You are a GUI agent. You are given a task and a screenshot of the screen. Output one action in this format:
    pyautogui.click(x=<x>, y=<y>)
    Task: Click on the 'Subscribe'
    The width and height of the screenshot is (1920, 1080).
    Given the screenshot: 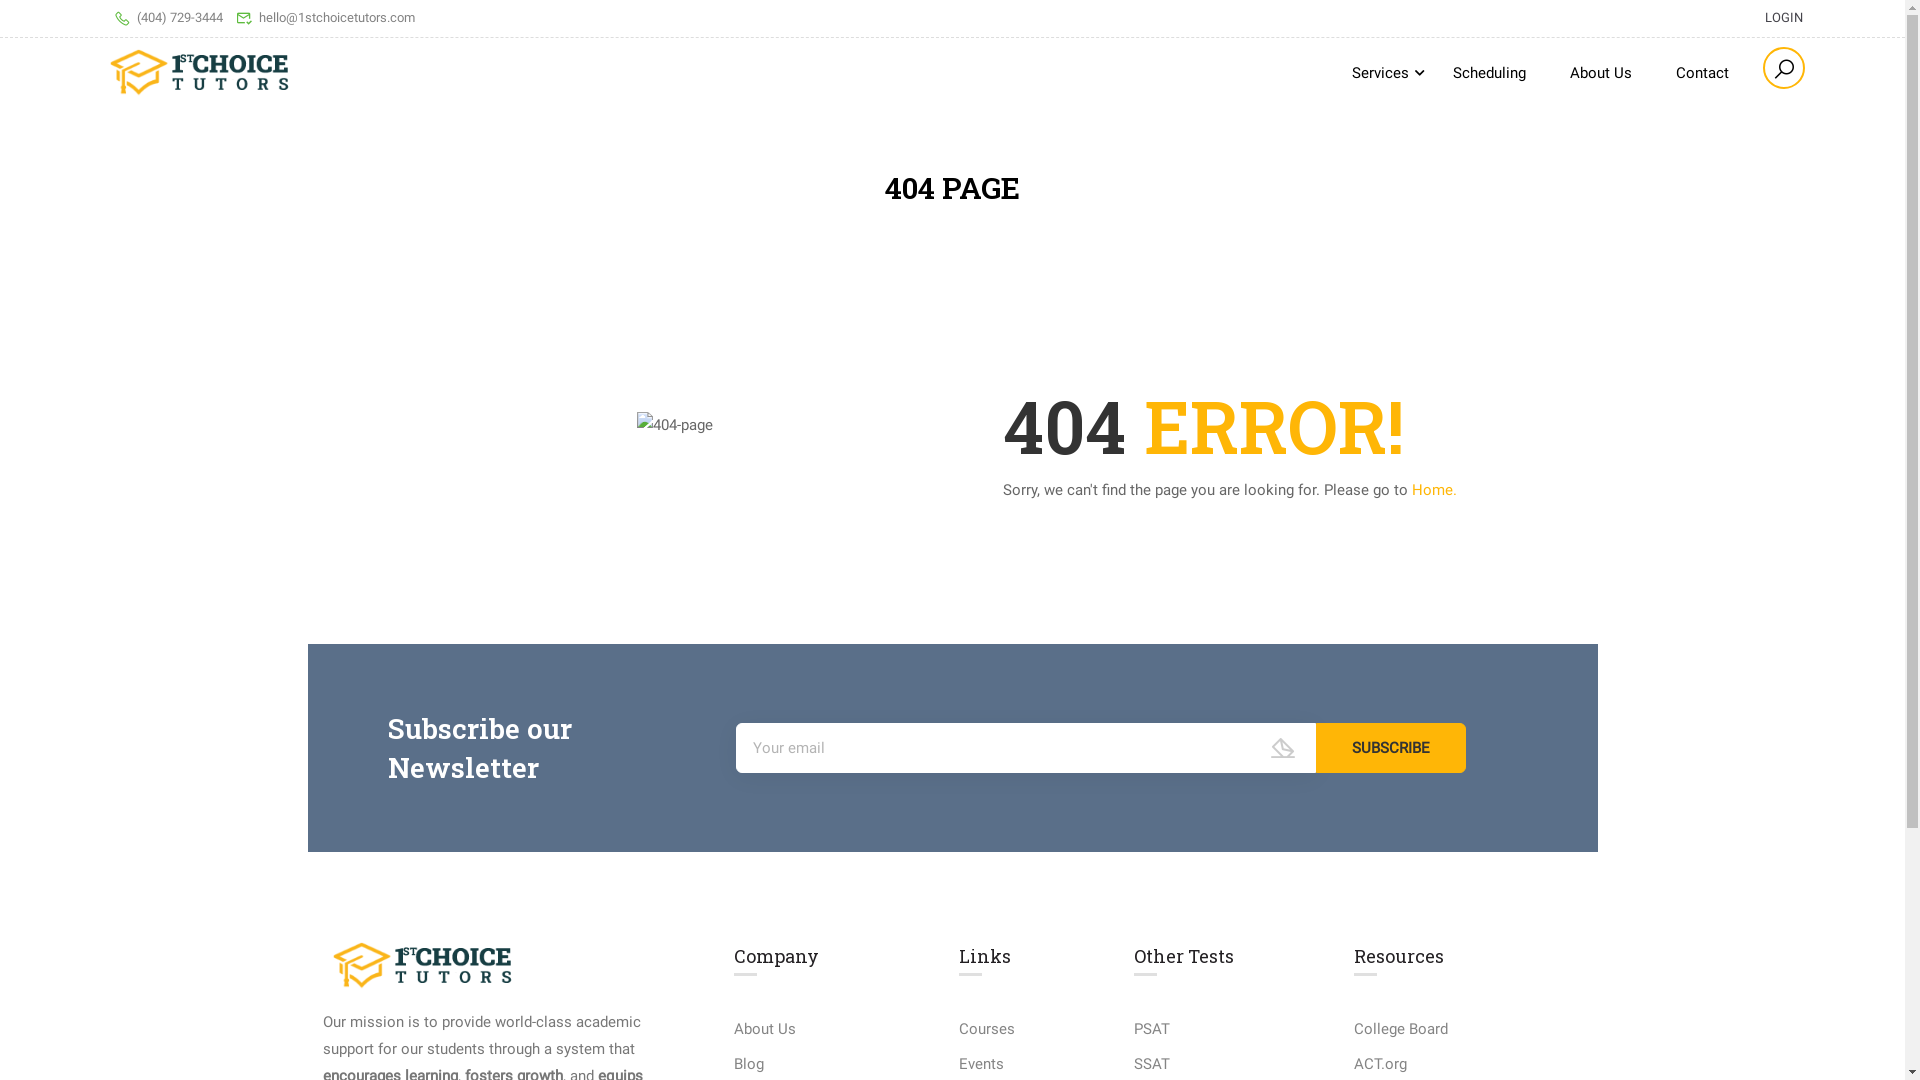 What is the action you would take?
    pyautogui.click(x=1390, y=748)
    